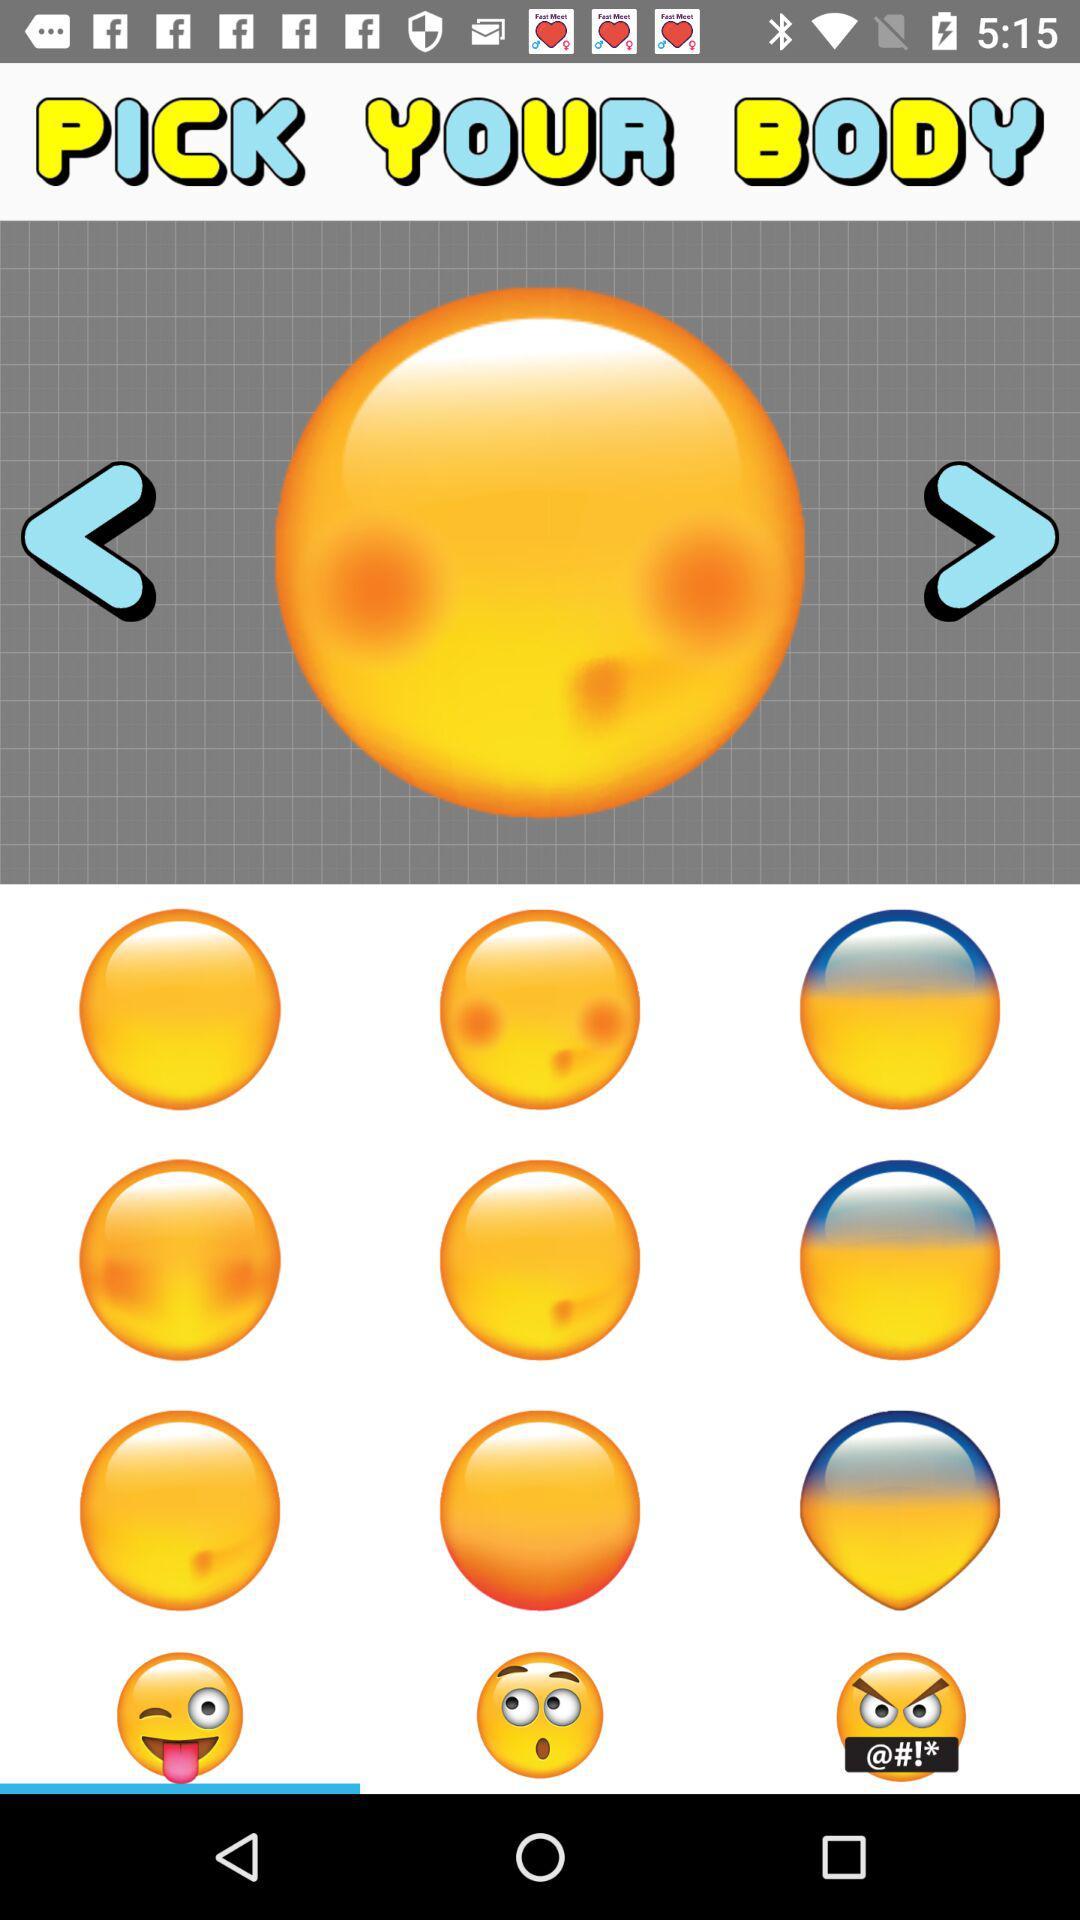  Describe the element at coordinates (106, 552) in the screenshot. I see `previous` at that location.